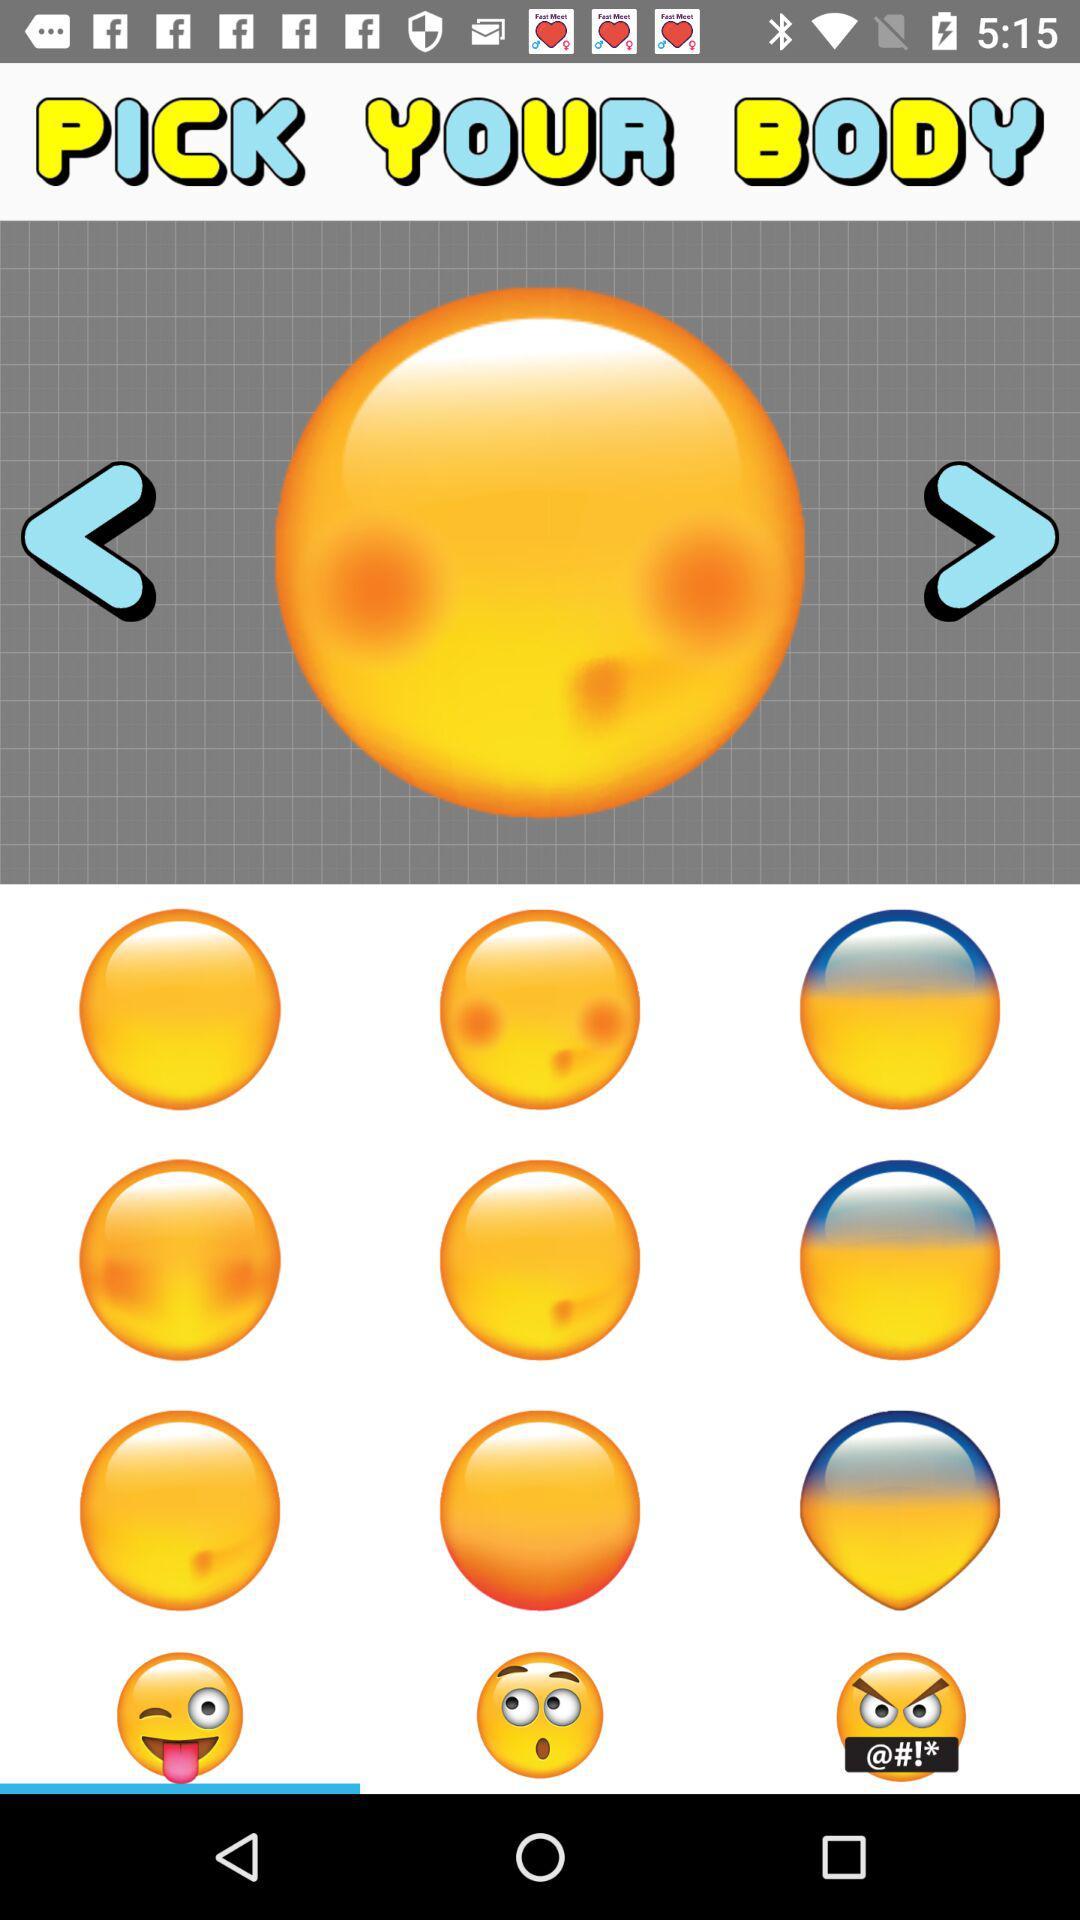  Describe the element at coordinates (106, 552) in the screenshot. I see `previous` at that location.